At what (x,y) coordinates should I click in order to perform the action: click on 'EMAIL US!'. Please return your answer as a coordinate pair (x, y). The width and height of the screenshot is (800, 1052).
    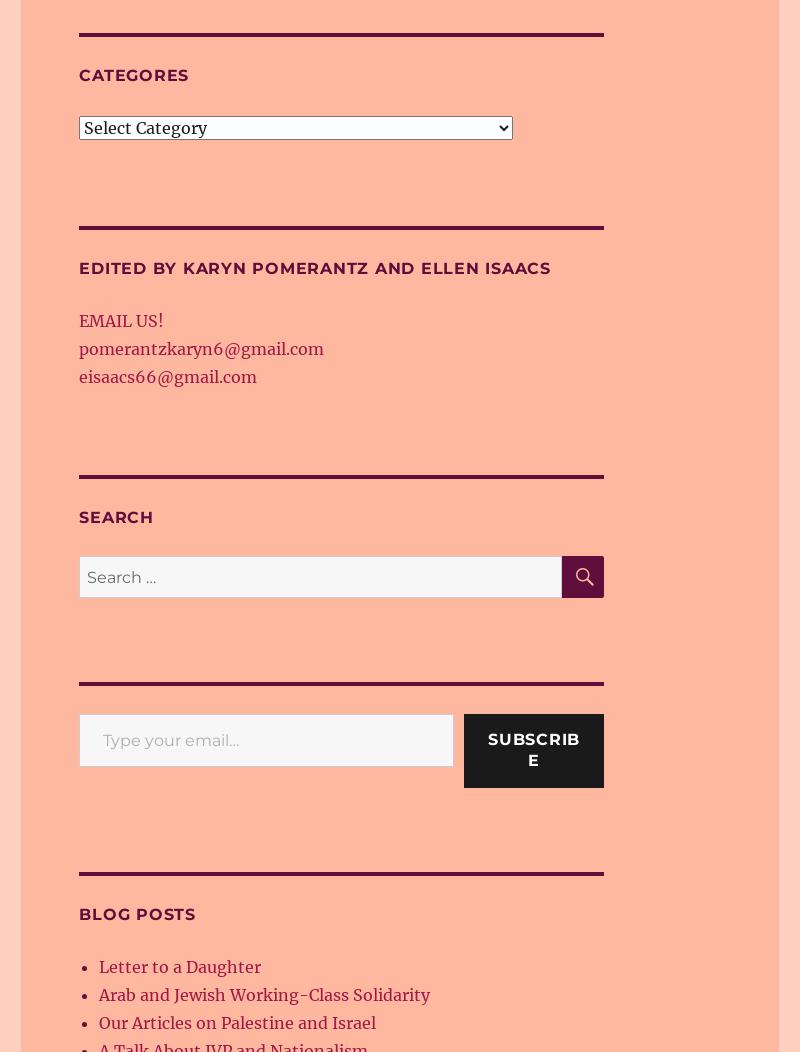
    Looking at the image, I should click on (120, 319).